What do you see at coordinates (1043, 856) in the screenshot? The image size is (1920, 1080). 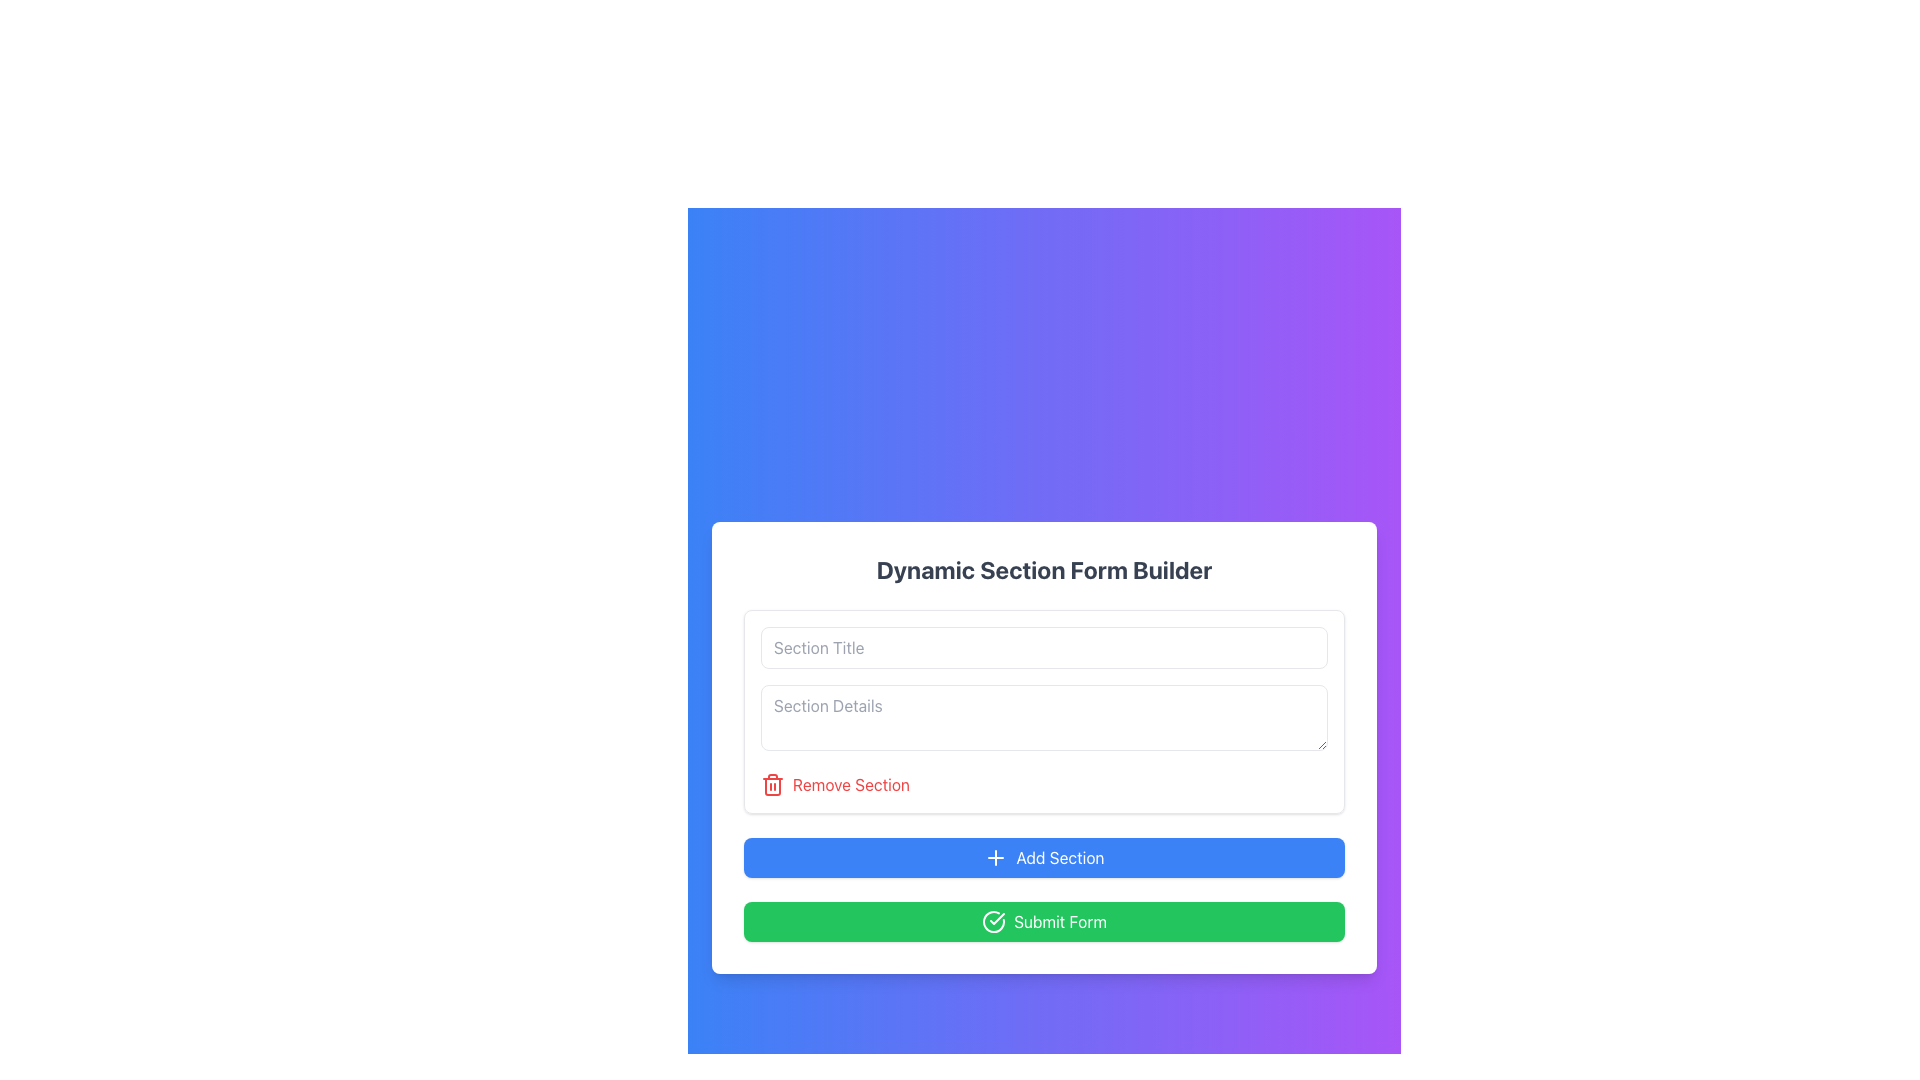 I see `the 'Add Section' button which has a blue background, white text, and a plus icon on the left, to observe styling changes` at bounding box center [1043, 856].